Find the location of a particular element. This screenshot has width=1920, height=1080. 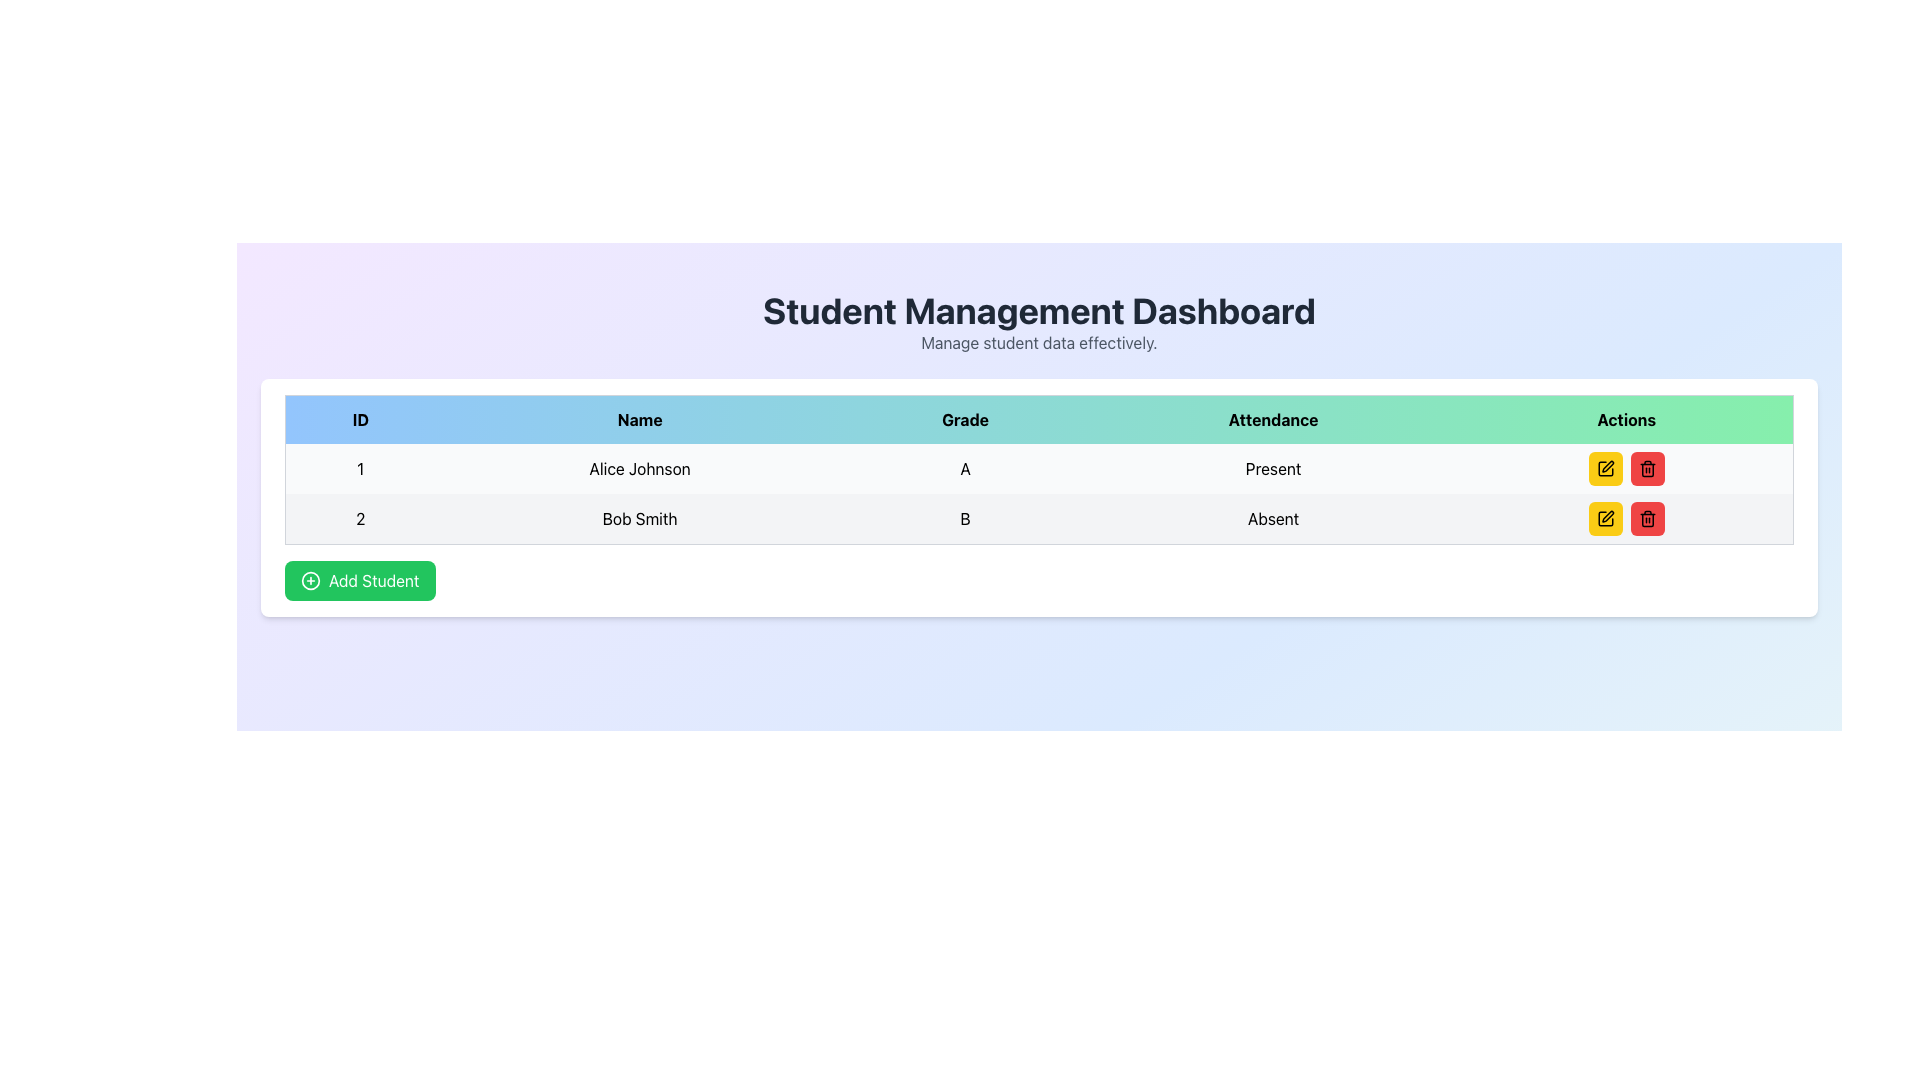

the 'Grade' column header label, which is centrally aligned in the third column of the table layout, positioned between the 'Name' and 'Attendance' columns is located at coordinates (965, 418).